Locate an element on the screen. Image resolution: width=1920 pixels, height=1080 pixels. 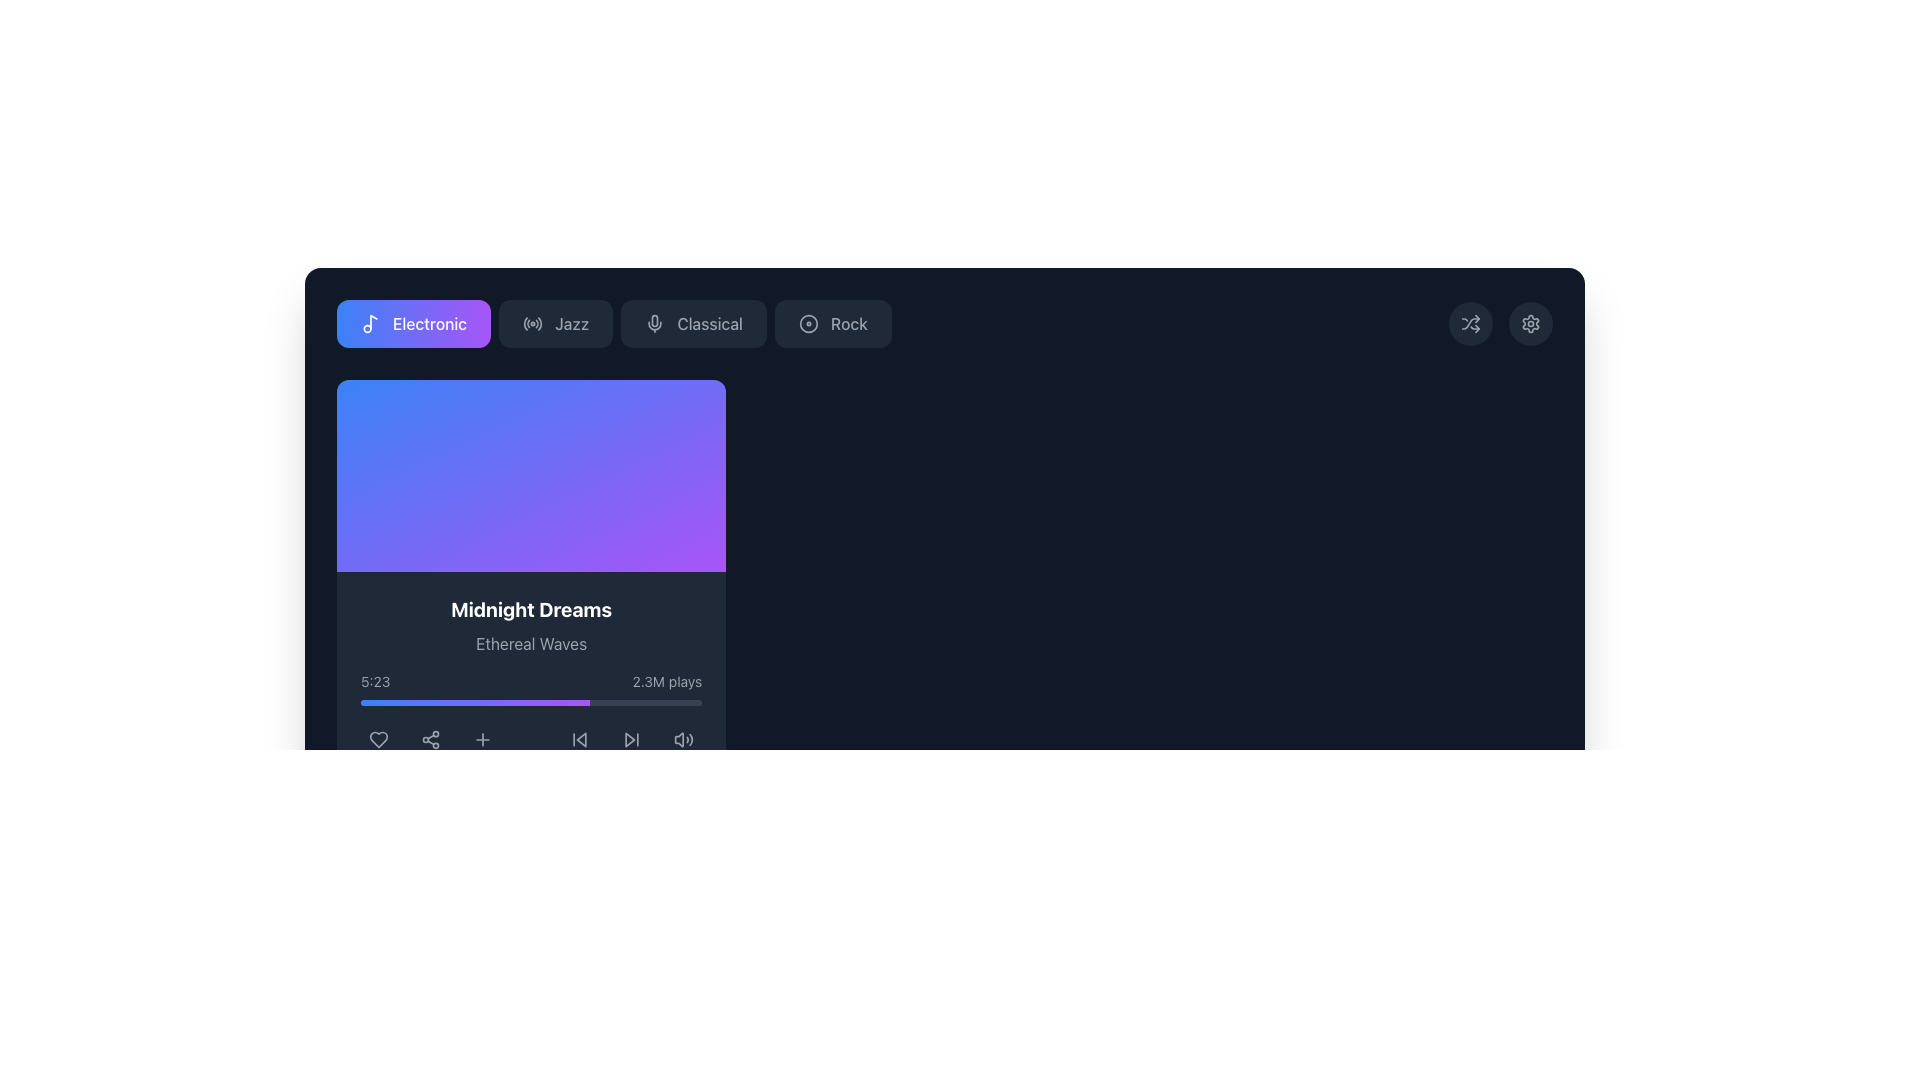
the Button group located in the top section of the interface is located at coordinates (613, 323).